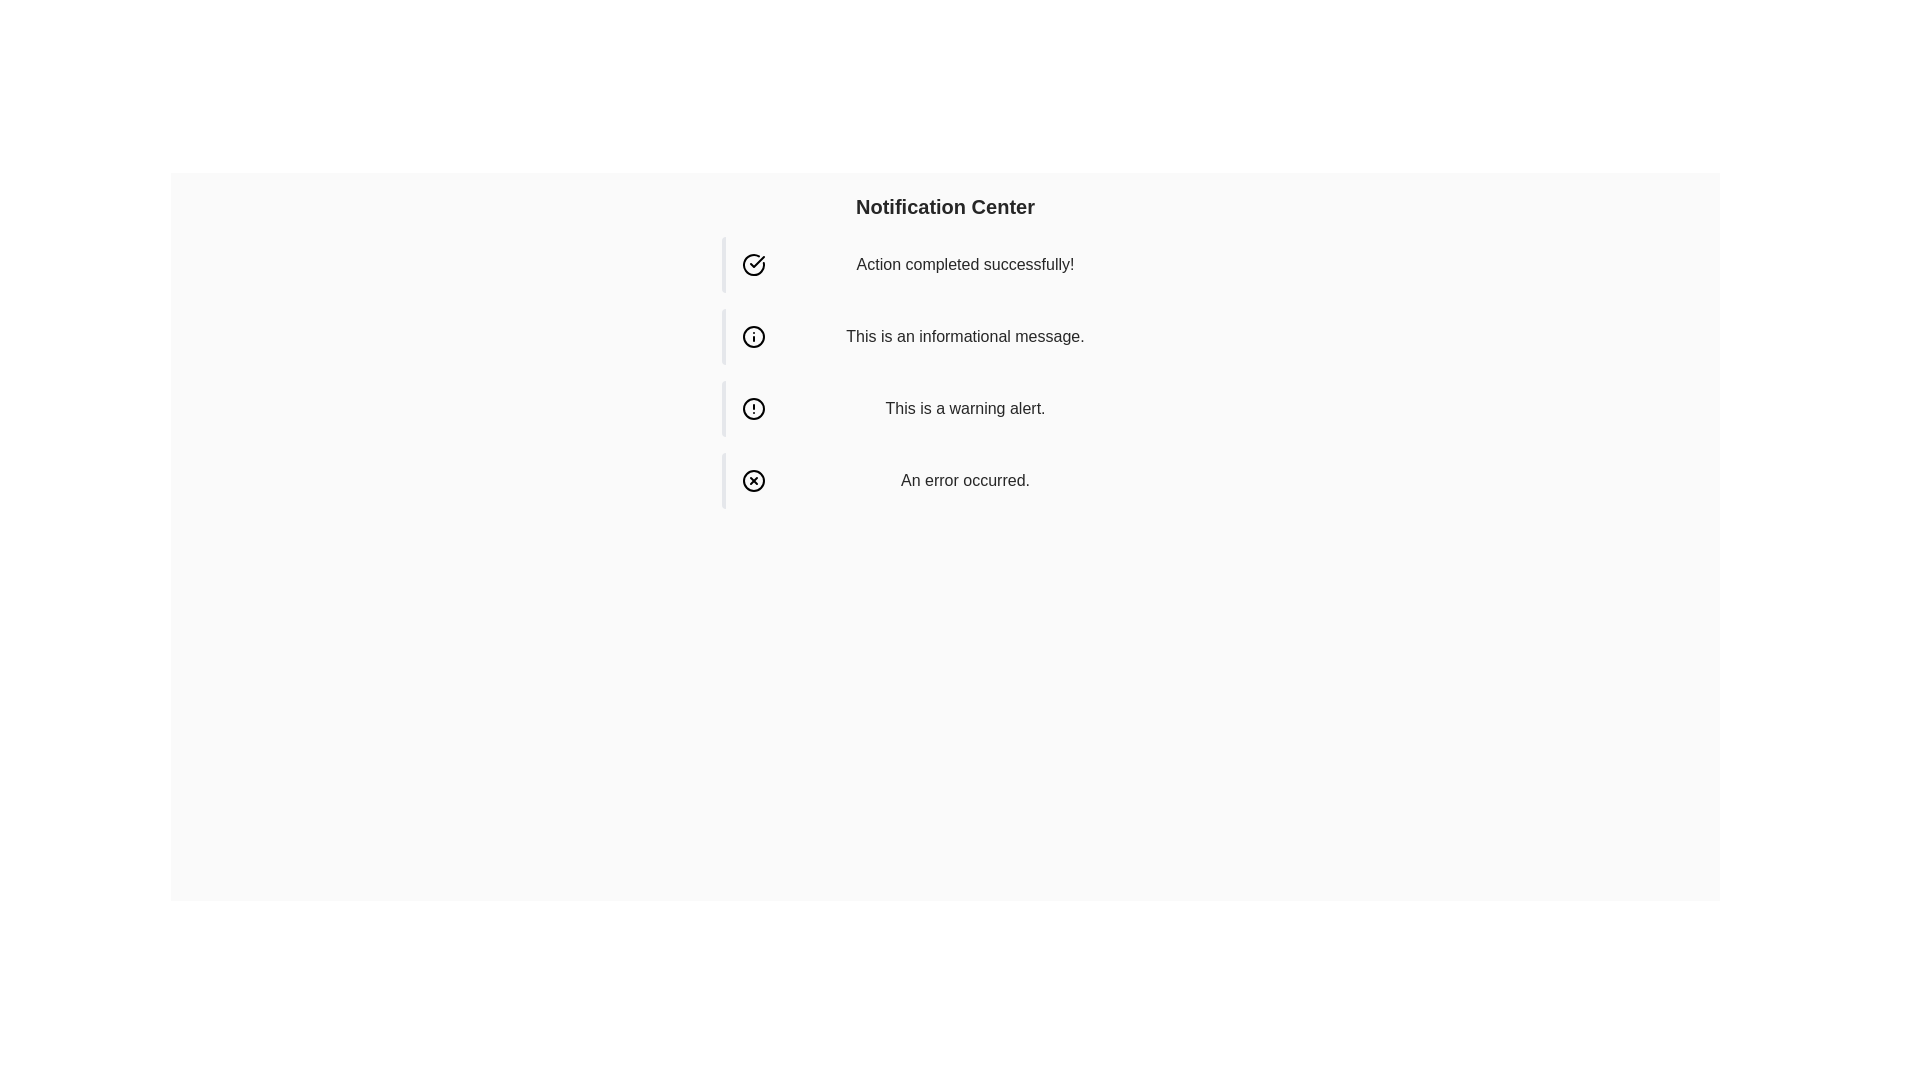 The image size is (1920, 1080). What do you see at coordinates (944, 407) in the screenshot?
I see `the third notification alert in the vertical list, which serves as a warning notification to inform the user about potential issues` at bounding box center [944, 407].